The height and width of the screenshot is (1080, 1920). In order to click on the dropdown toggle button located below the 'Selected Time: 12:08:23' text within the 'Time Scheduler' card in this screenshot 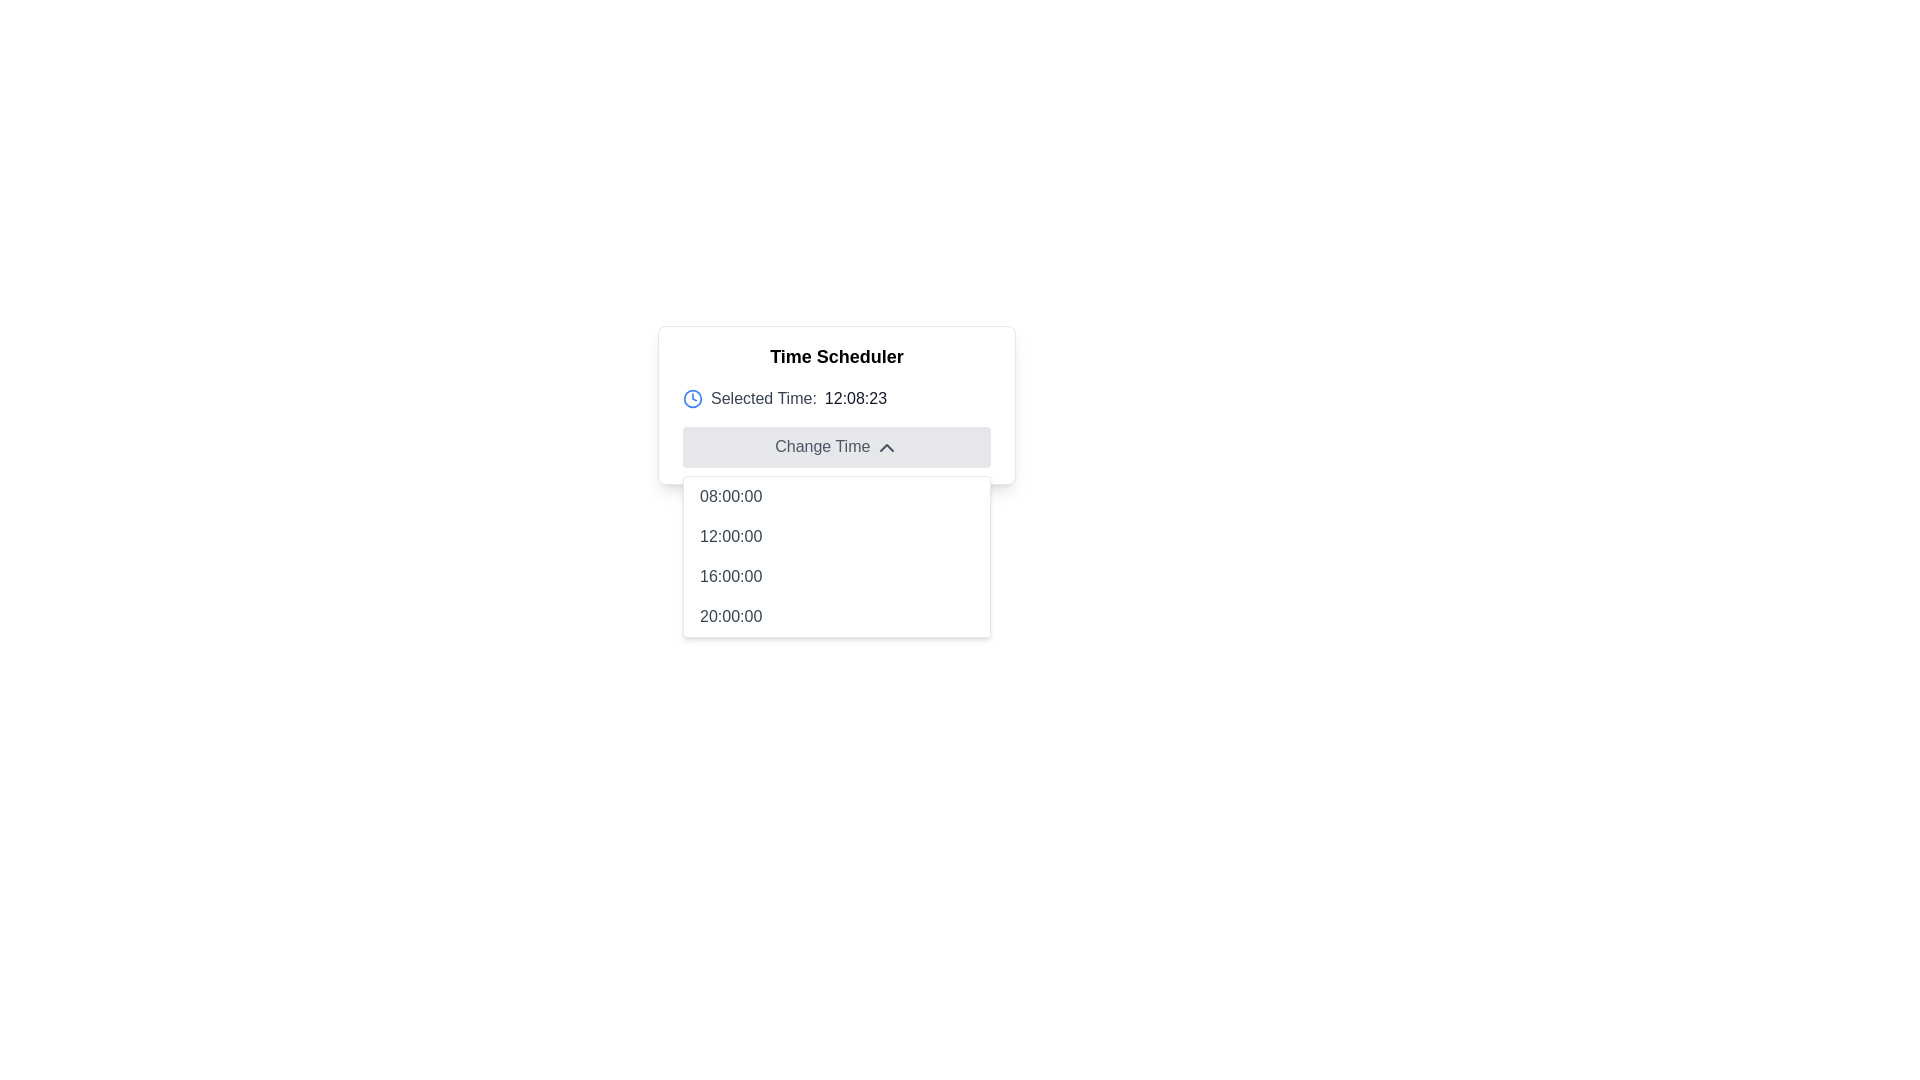, I will do `click(836, 446)`.